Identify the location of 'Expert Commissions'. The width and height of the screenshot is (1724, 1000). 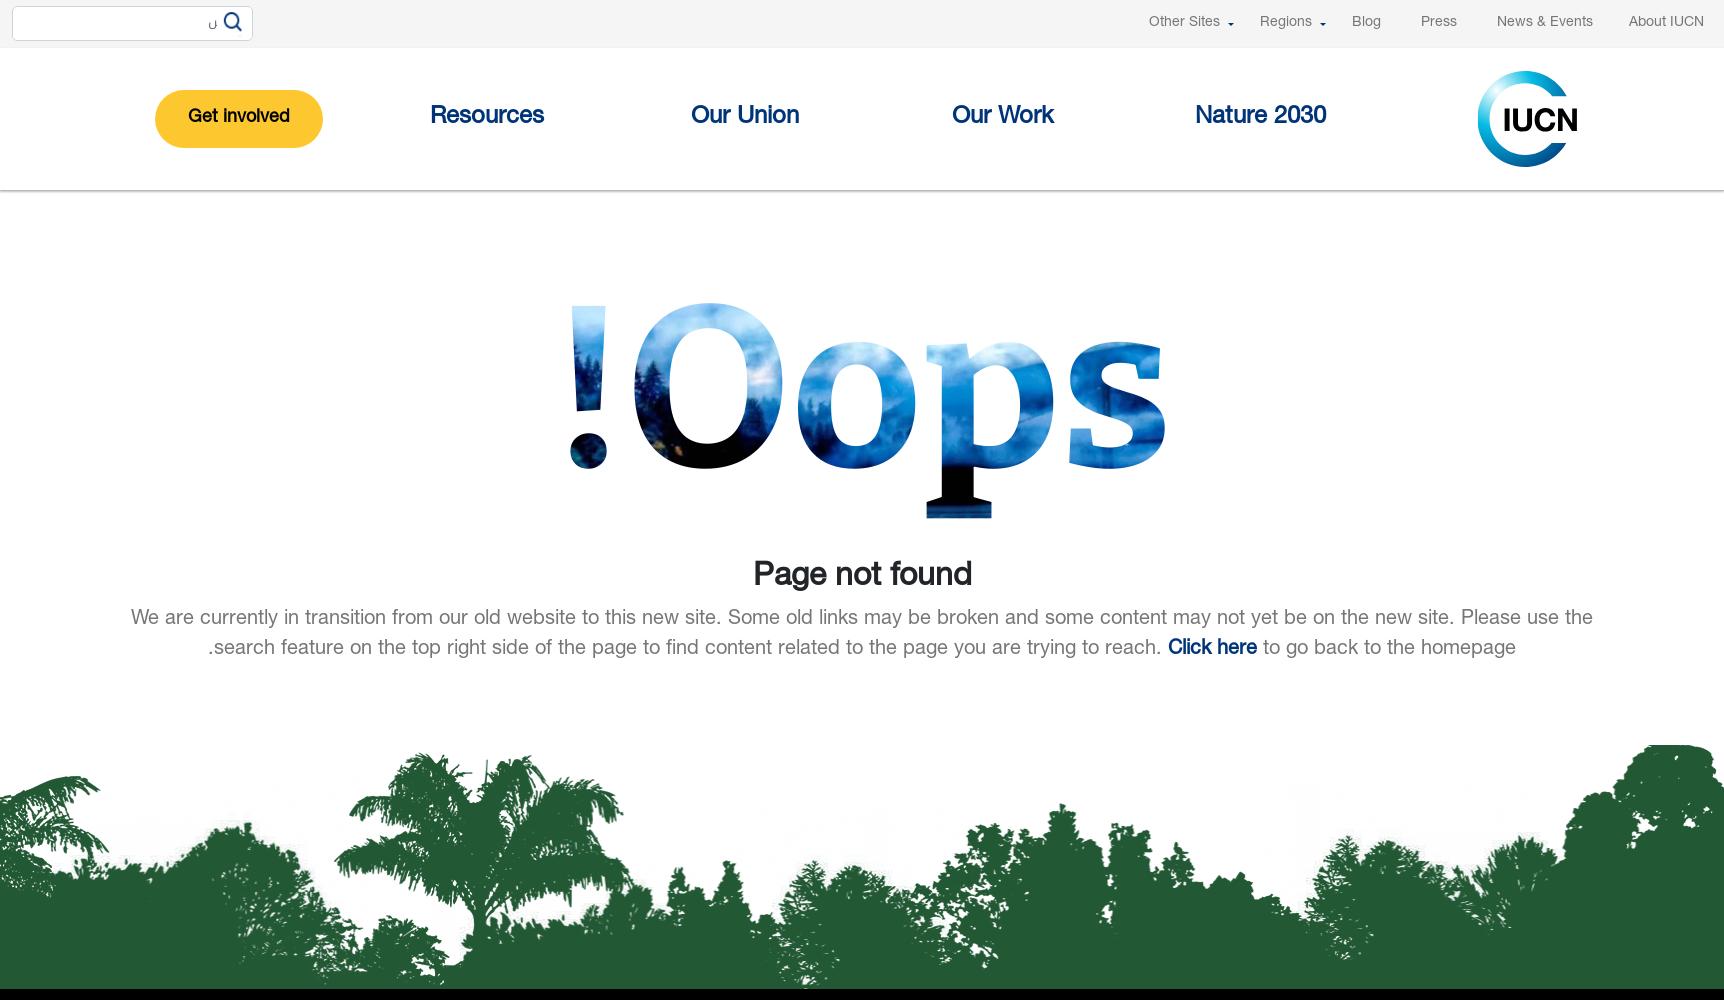
(939, 352).